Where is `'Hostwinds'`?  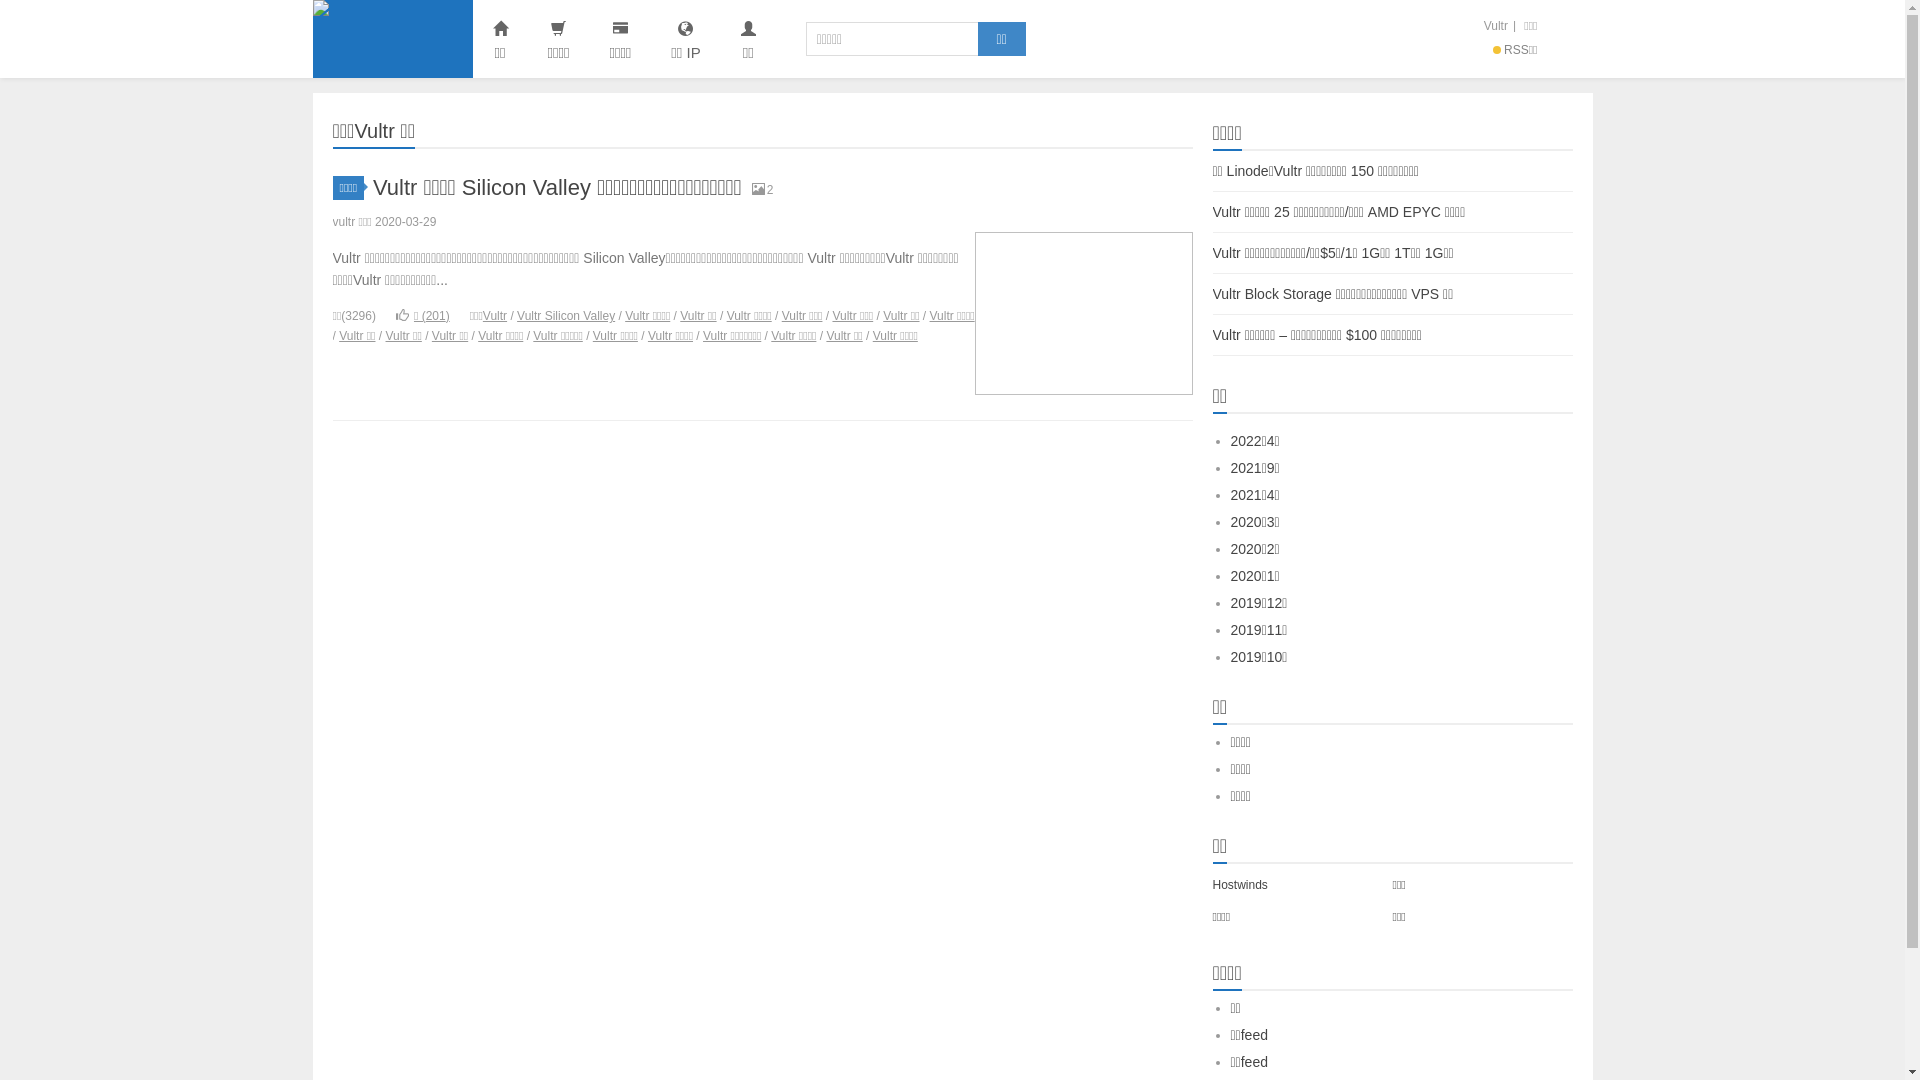 'Hostwinds' is located at coordinates (1238, 883).